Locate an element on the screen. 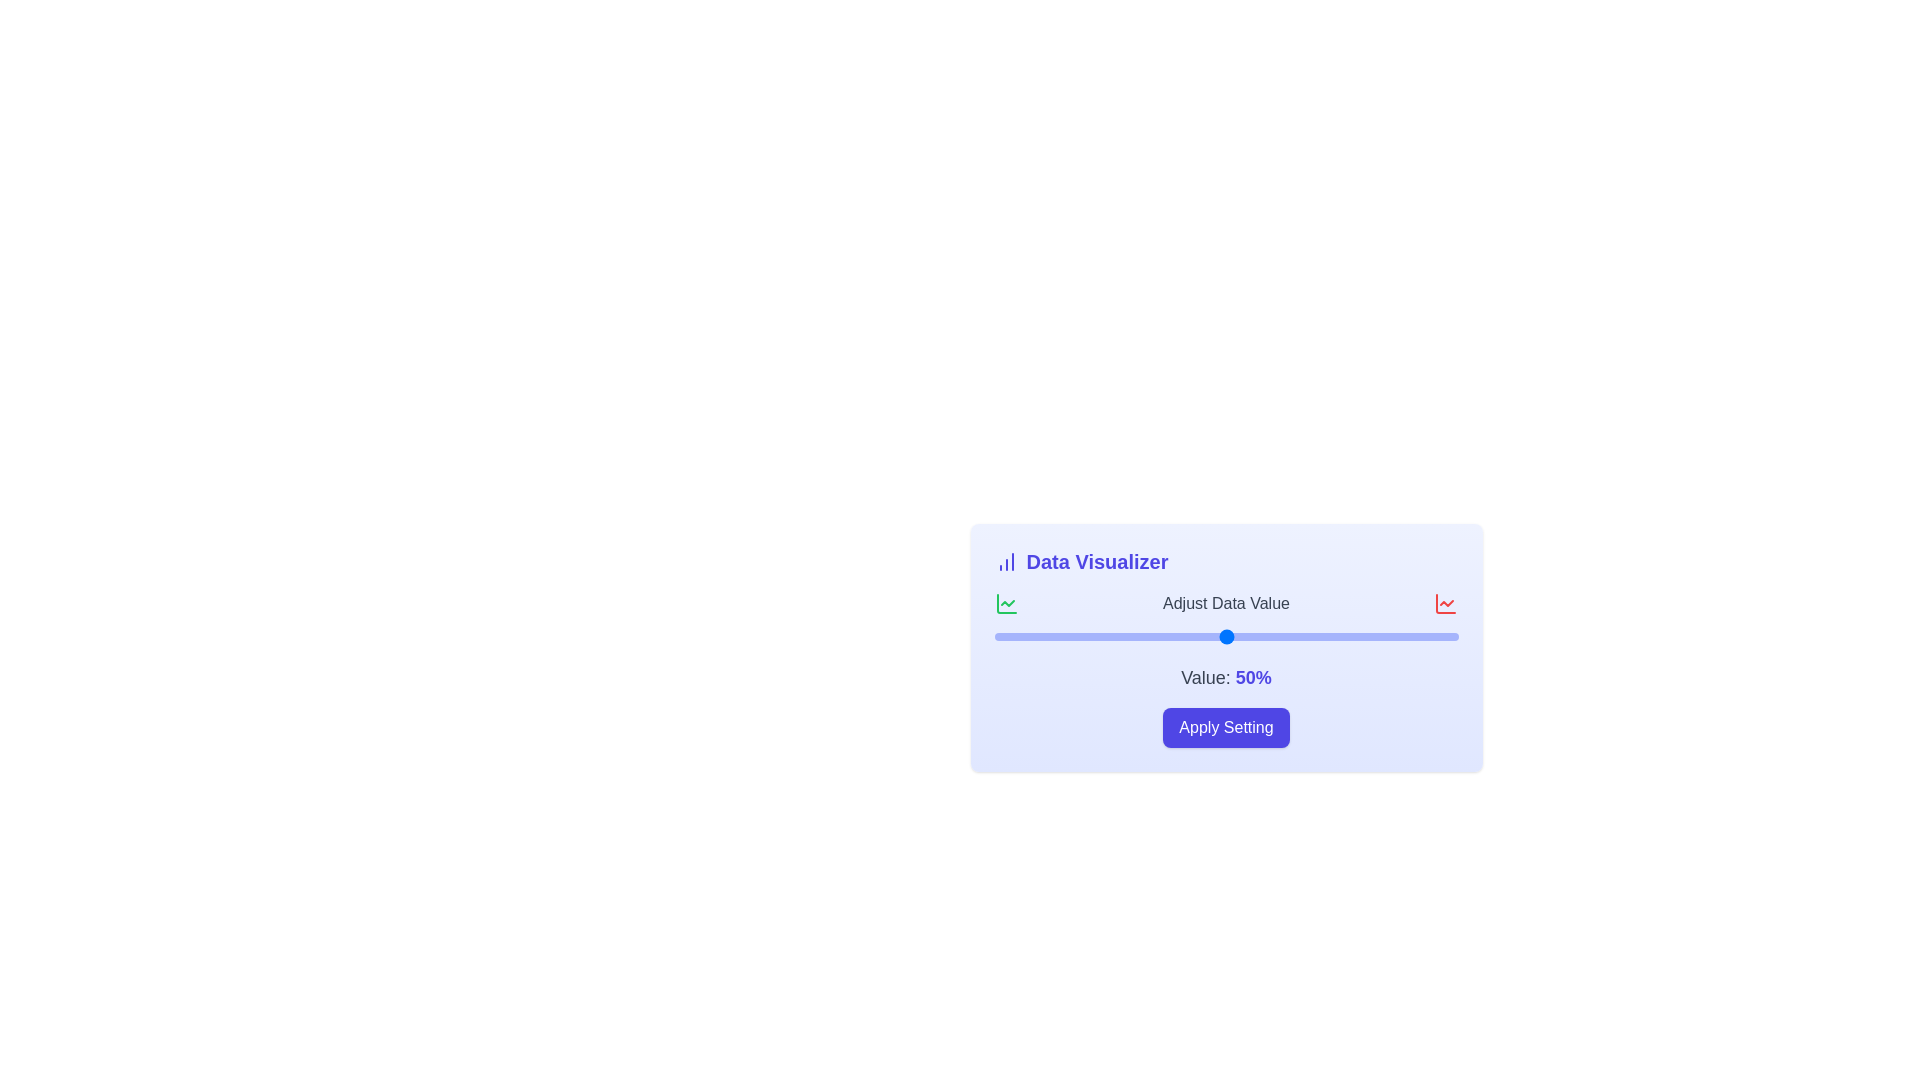 The image size is (1920, 1080). the text label titled 'Adjust Data Value' located in the second row of the 'Data Visualizer' card, which is positioned below the 'Data Visualizer' title and above the slider labeled 'Value: 50%' is located at coordinates (1225, 603).